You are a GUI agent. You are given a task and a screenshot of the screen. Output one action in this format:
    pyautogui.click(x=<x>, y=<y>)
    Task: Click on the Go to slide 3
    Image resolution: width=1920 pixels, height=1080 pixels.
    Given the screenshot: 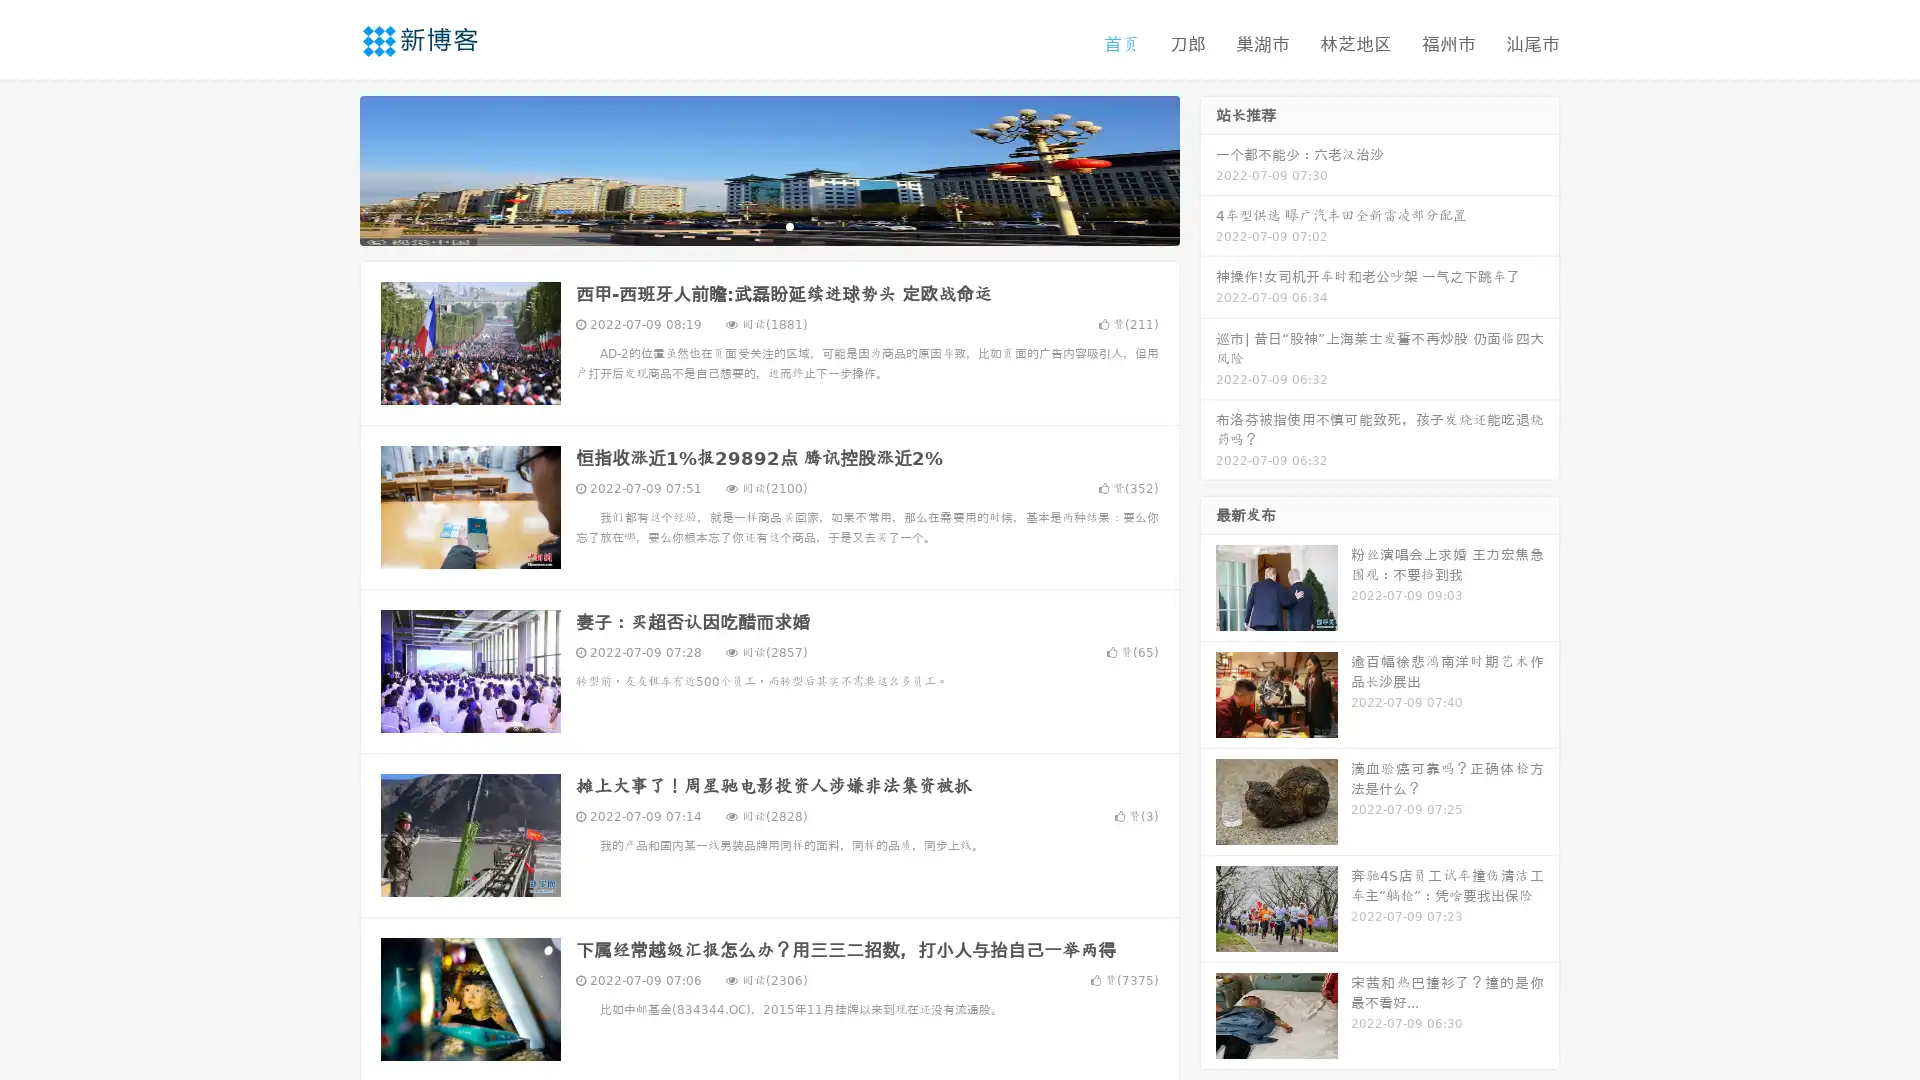 What is the action you would take?
    pyautogui.click(x=789, y=225)
    